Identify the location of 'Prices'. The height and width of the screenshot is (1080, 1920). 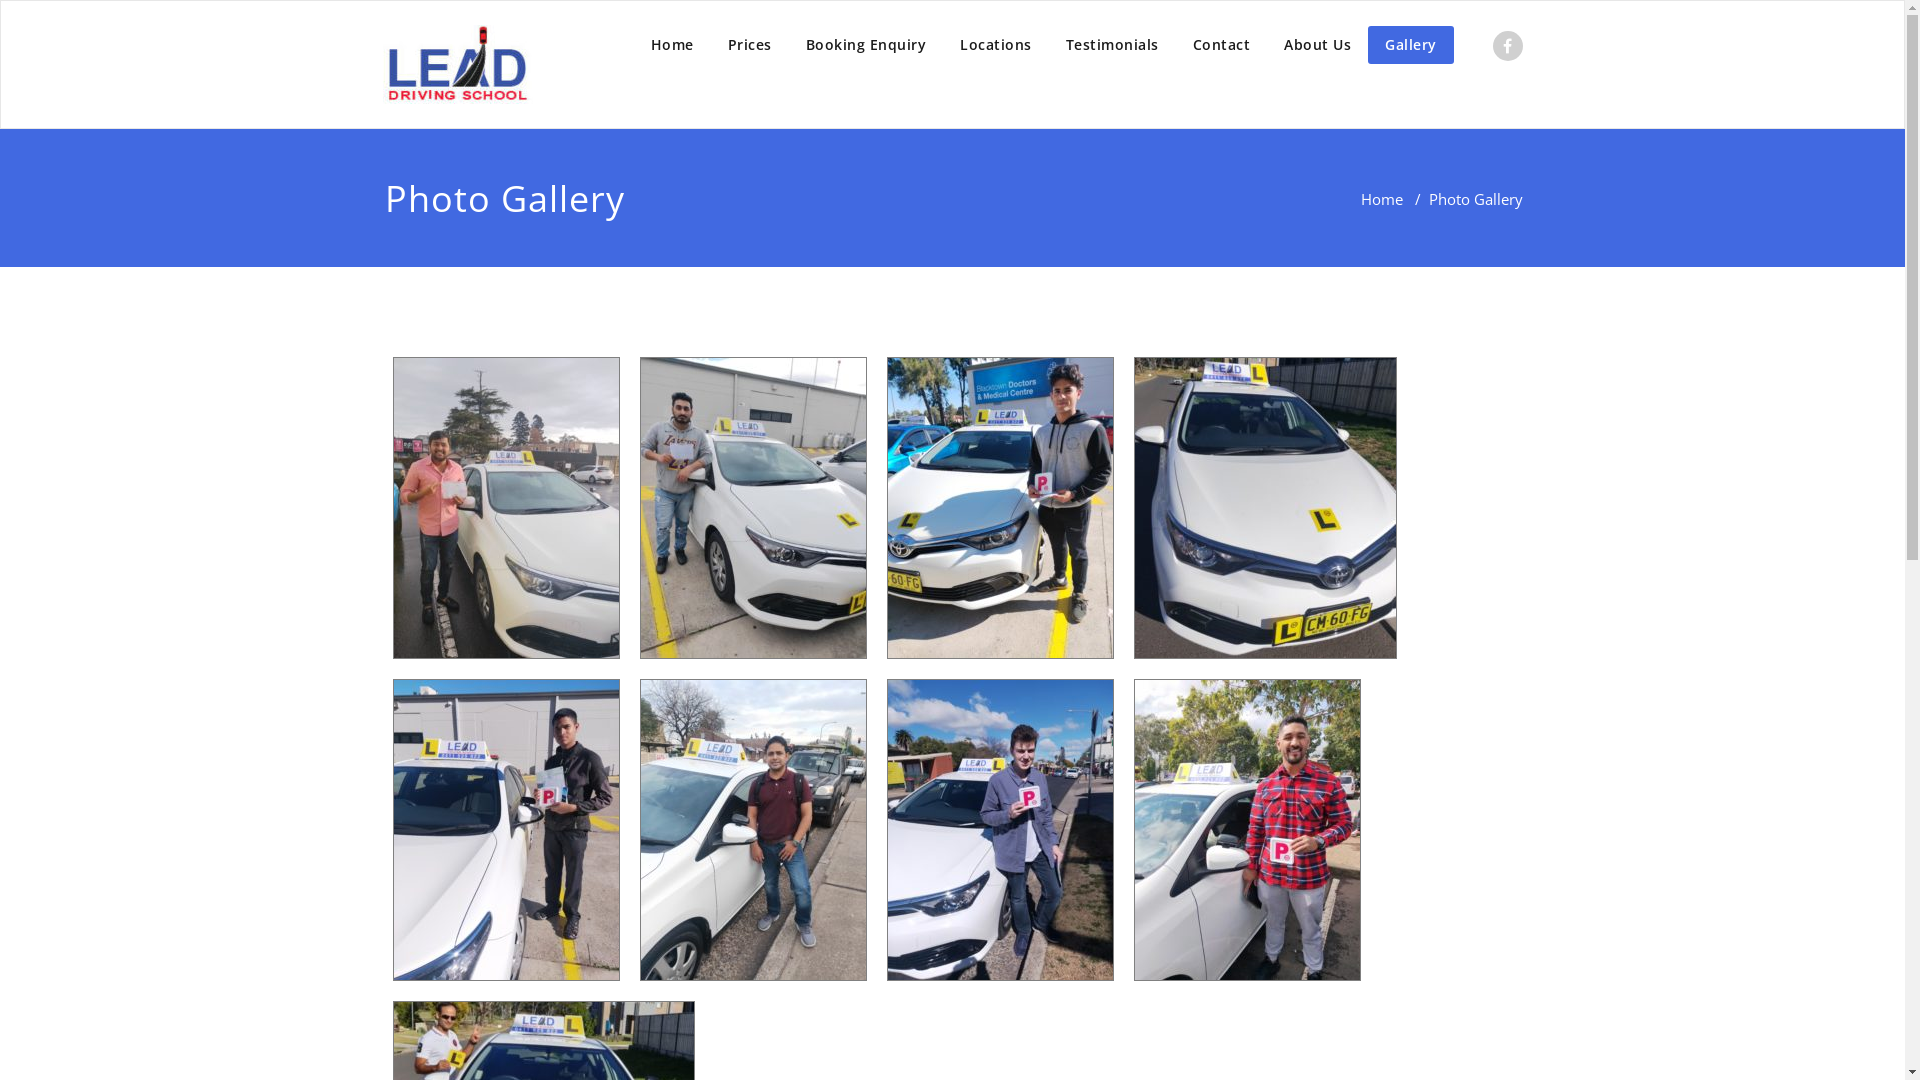
(710, 45).